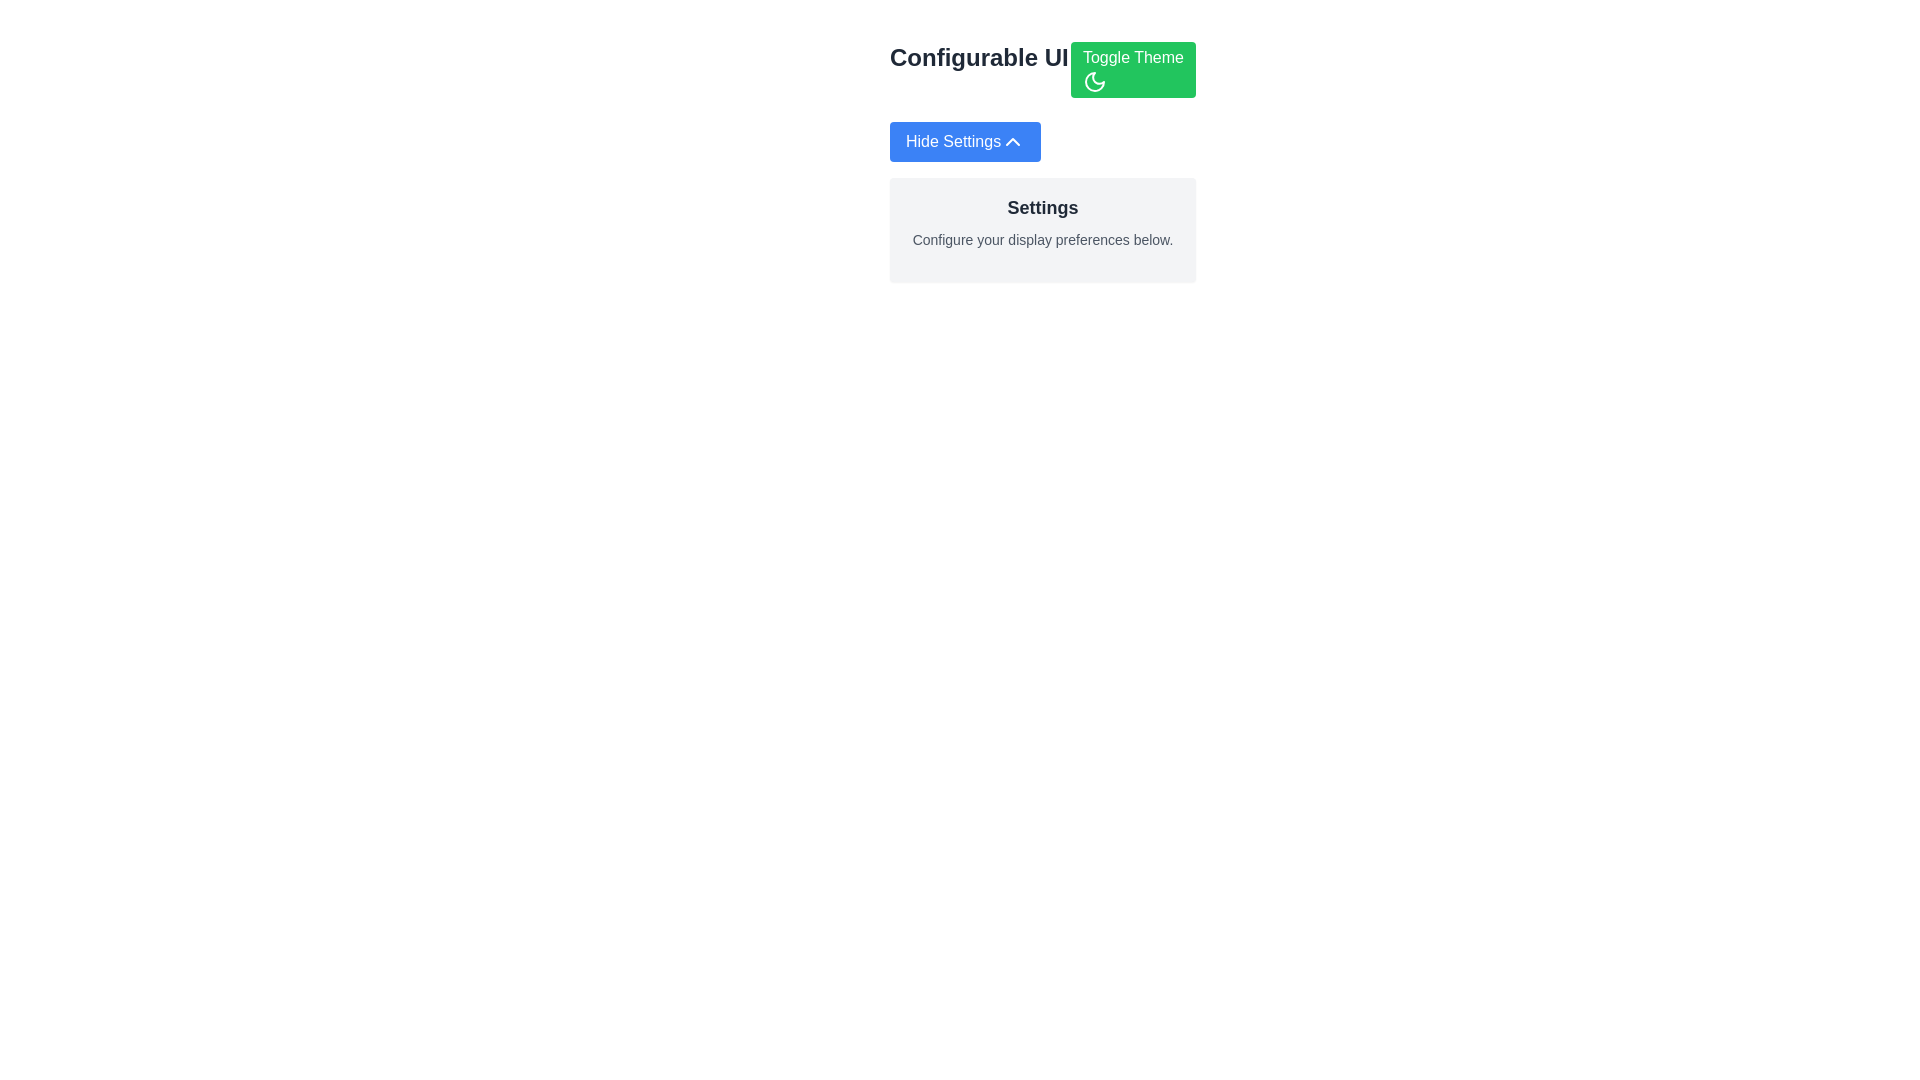 The width and height of the screenshot is (1920, 1080). What do you see at coordinates (1133, 68) in the screenshot?
I see `the green rectangular 'Toggle Theme' button with rounded corners to observe the hover effect` at bounding box center [1133, 68].